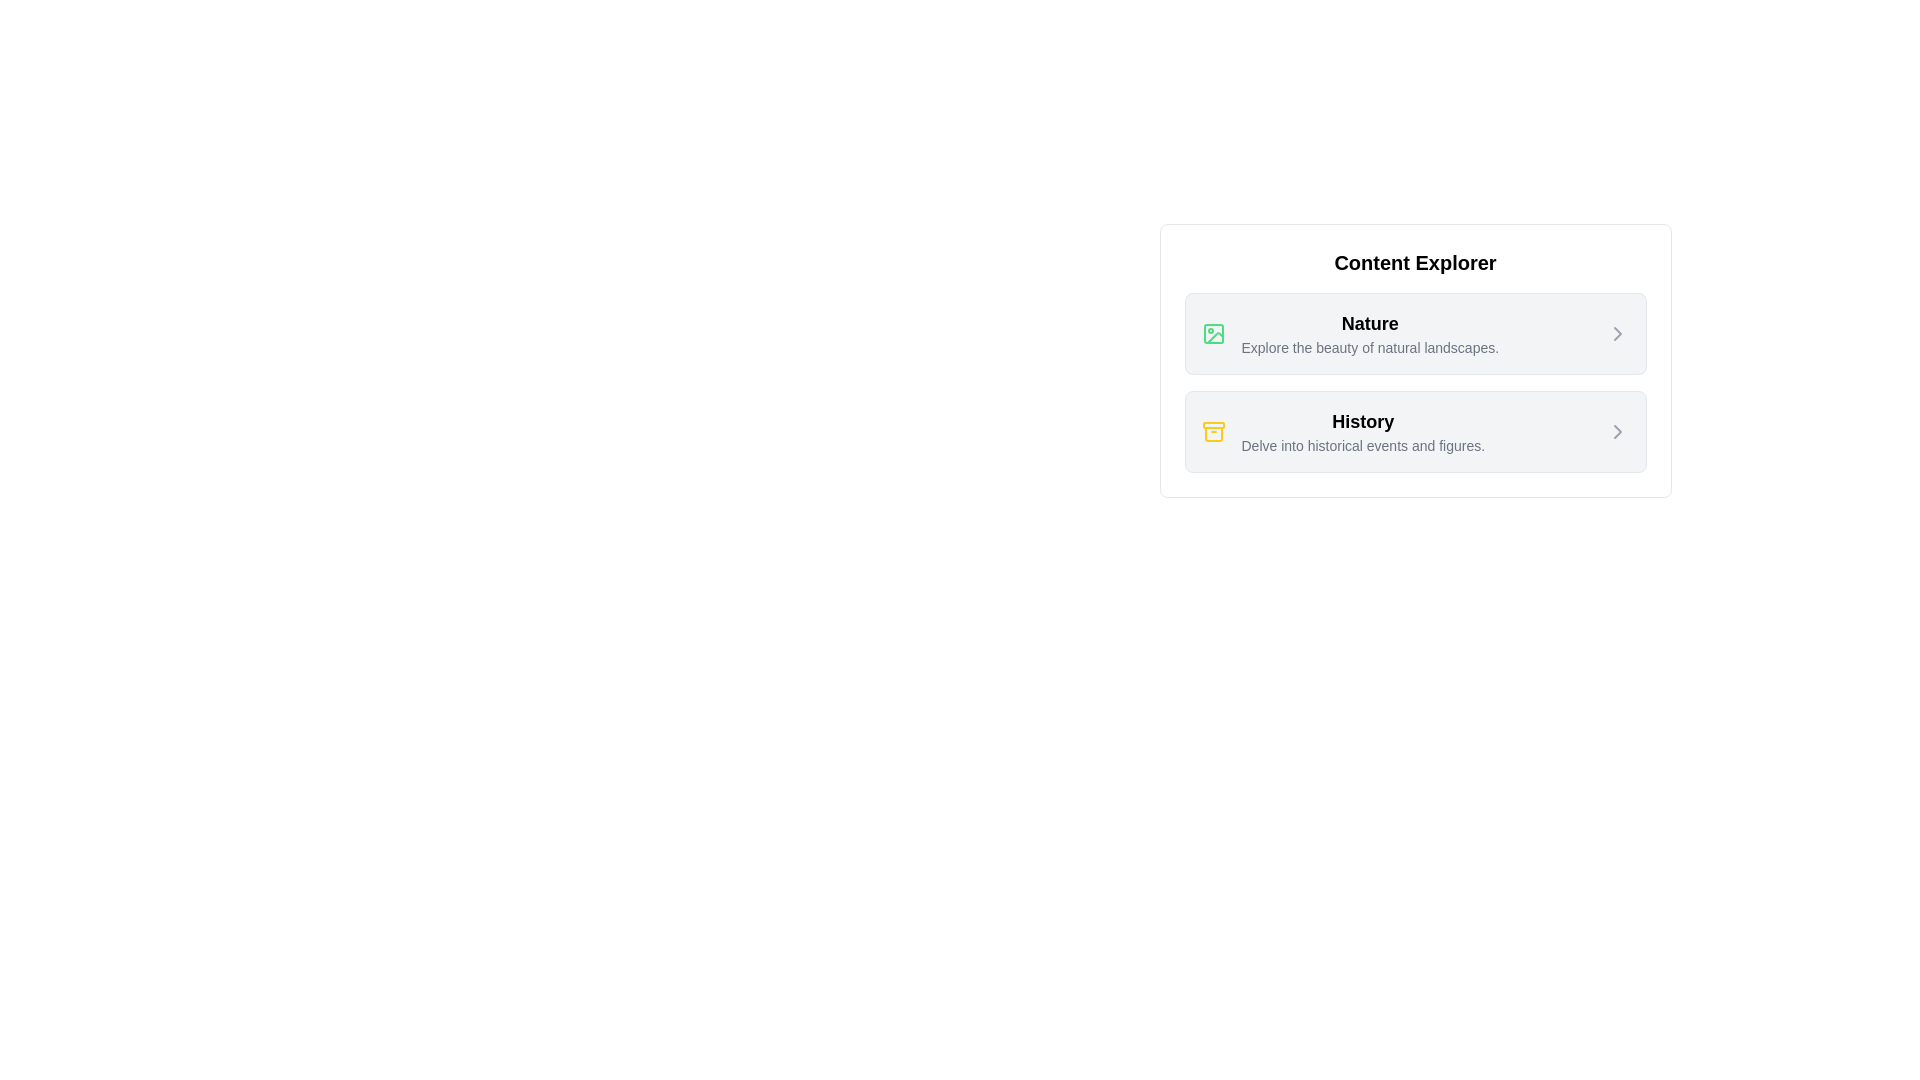  What do you see at coordinates (1369, 346) in the screenshot?
I see `the text label that describes the topic 'Nature'` at bounding box center [1369, 346].